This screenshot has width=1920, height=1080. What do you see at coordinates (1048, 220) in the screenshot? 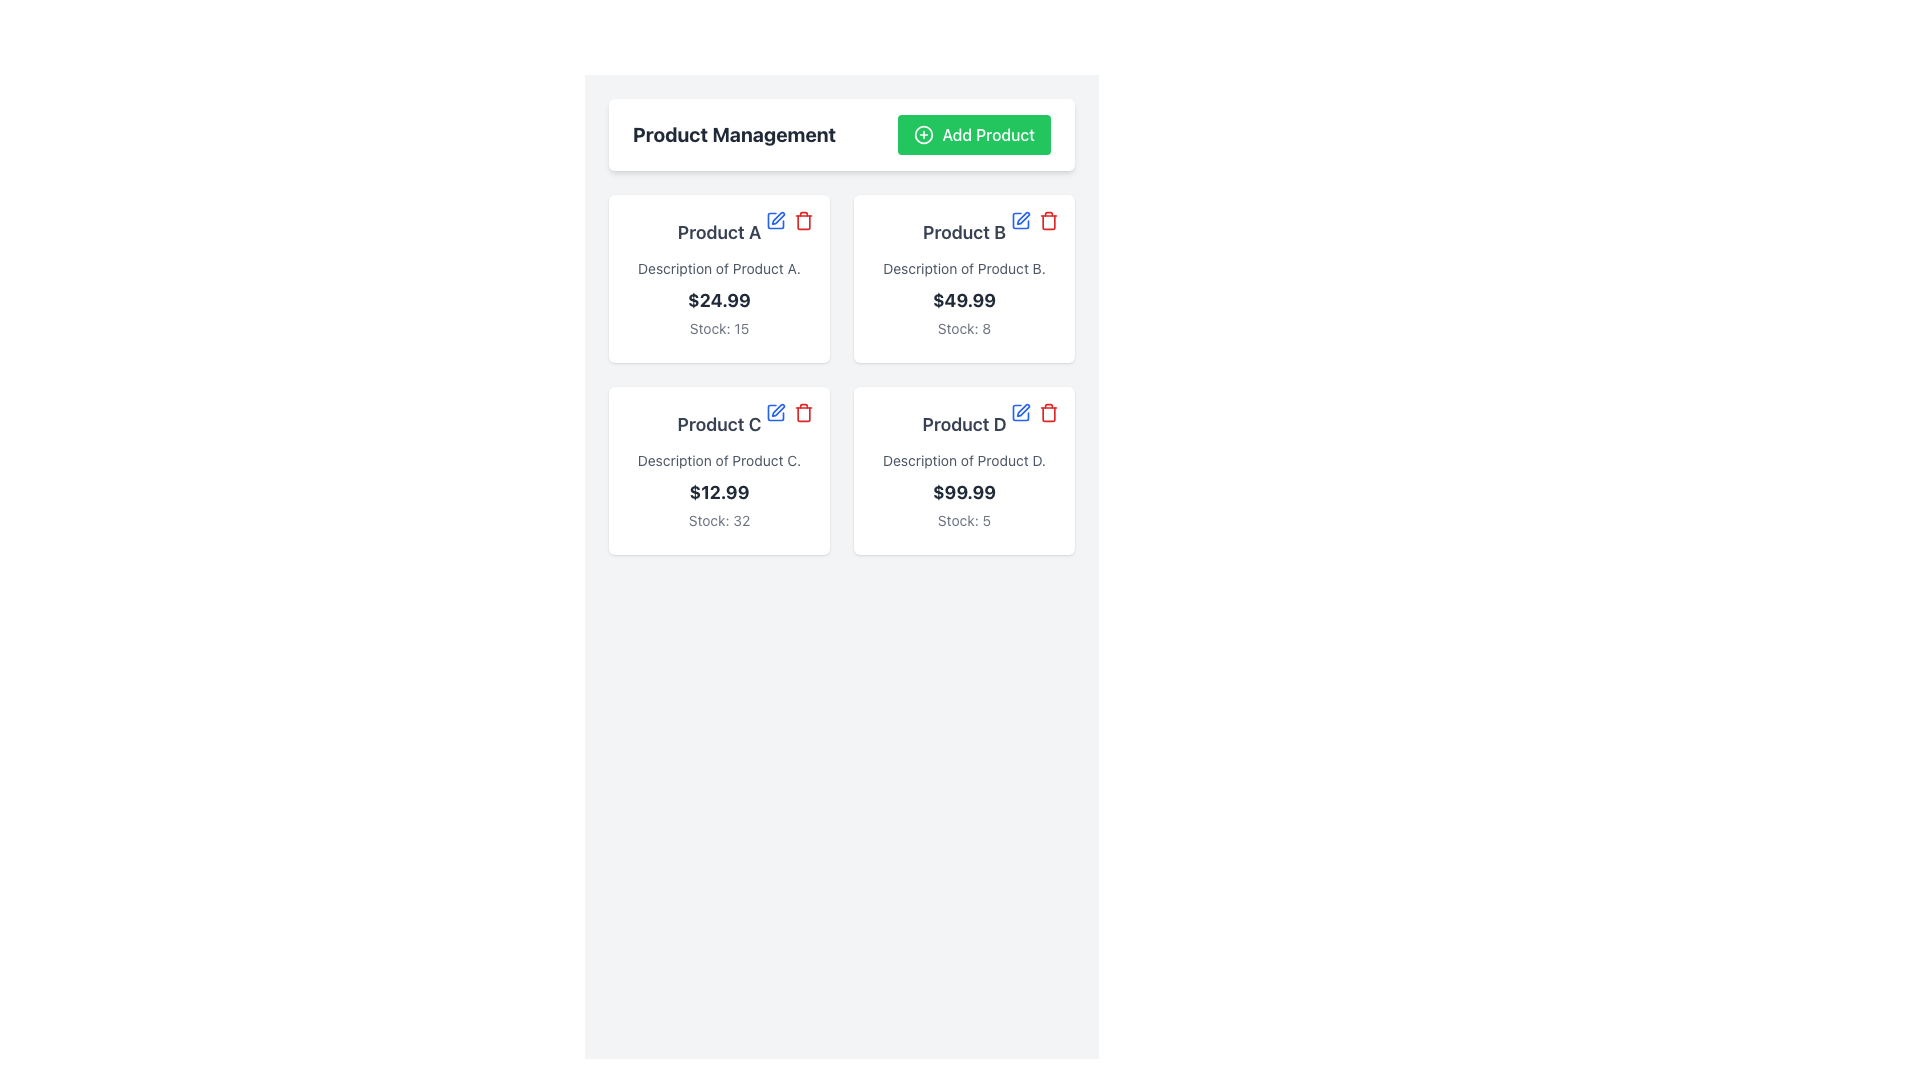
I see `the Trash Icon button located at the top-right corner of the product card for 'Product B'` at bounding box center [1048, 220].